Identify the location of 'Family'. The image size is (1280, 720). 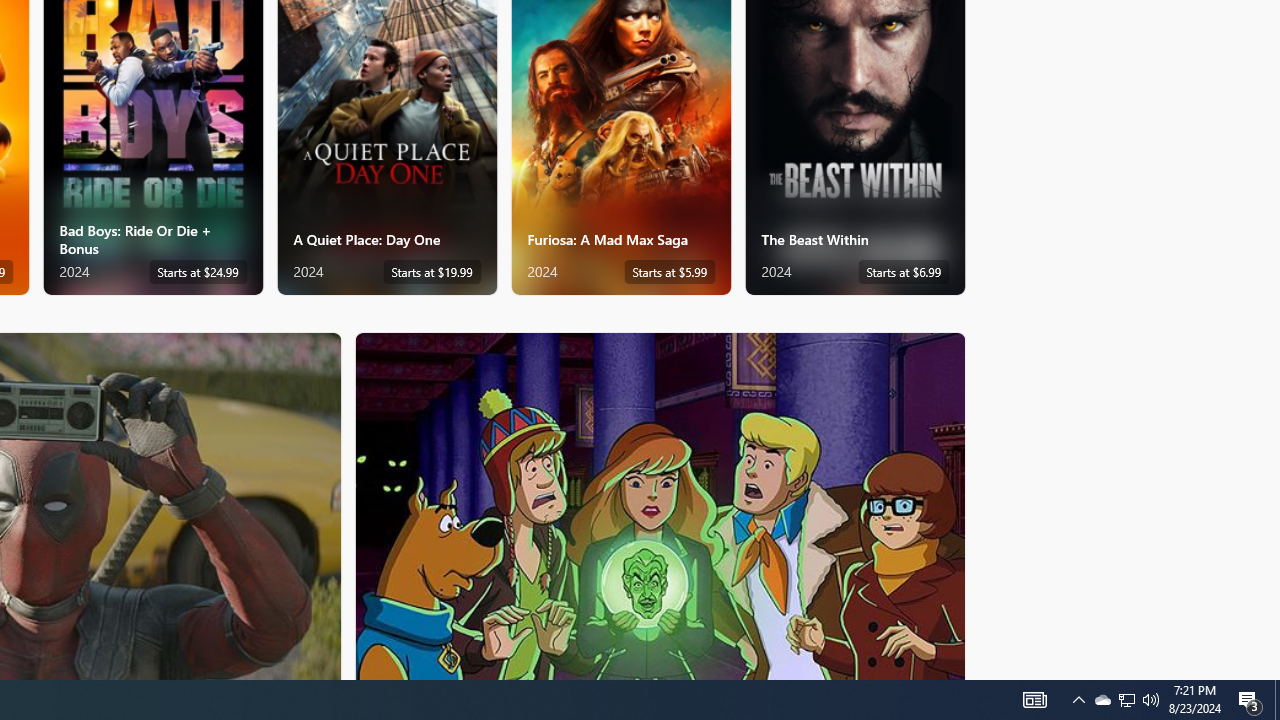
(660, 504).